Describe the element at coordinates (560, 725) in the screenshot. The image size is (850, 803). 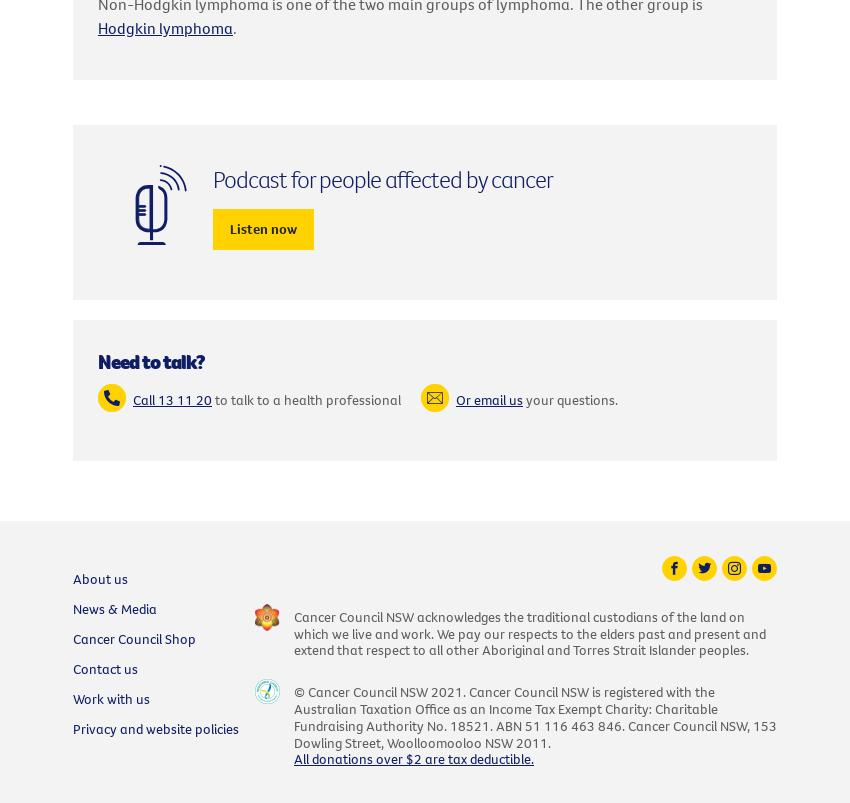
I see `'ABN 51 116 463 846.'` at that location.